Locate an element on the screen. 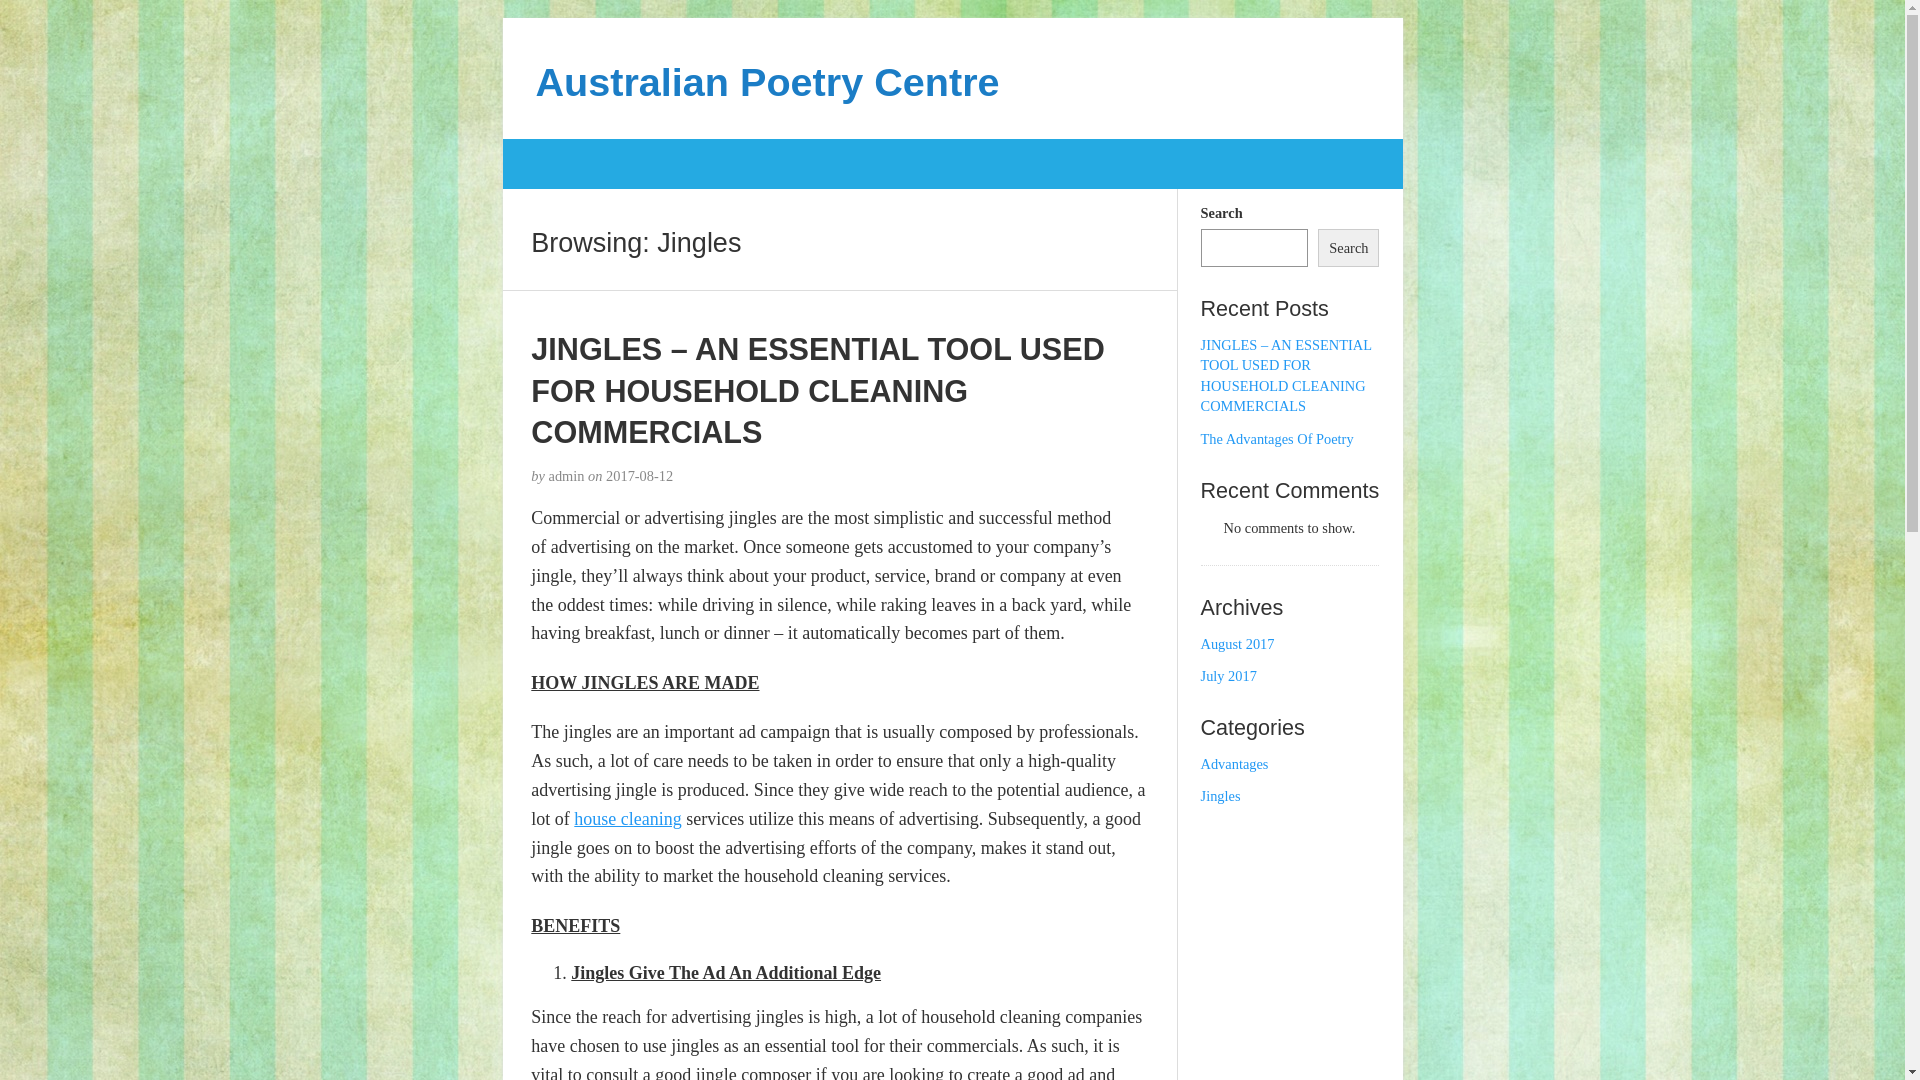  'house cleaning' is located at coordinates (626, 818).